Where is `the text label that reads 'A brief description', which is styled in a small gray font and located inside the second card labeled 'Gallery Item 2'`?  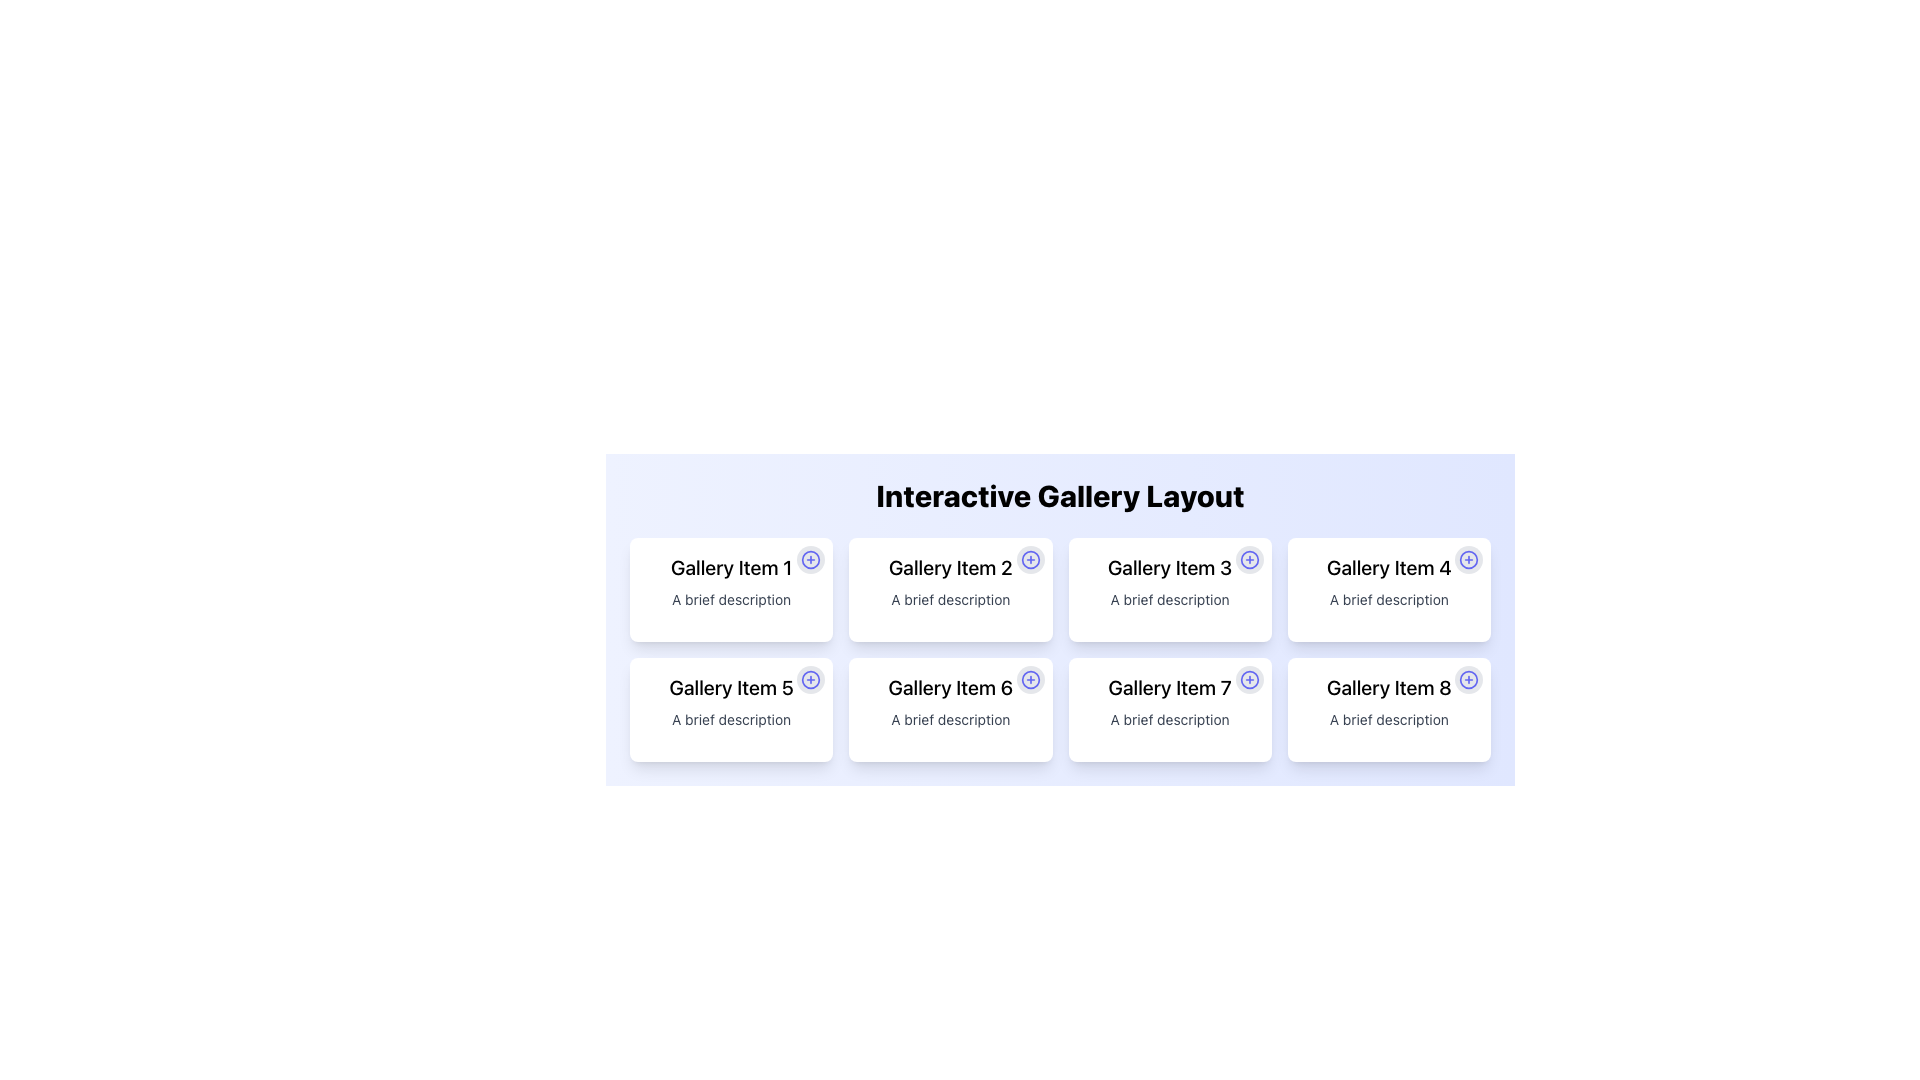
the text label that reads 'A brief description', which is styled in a small gray font and located inside the second card labeled 'Gallery Item 2' is located at coordinates (949, 599).